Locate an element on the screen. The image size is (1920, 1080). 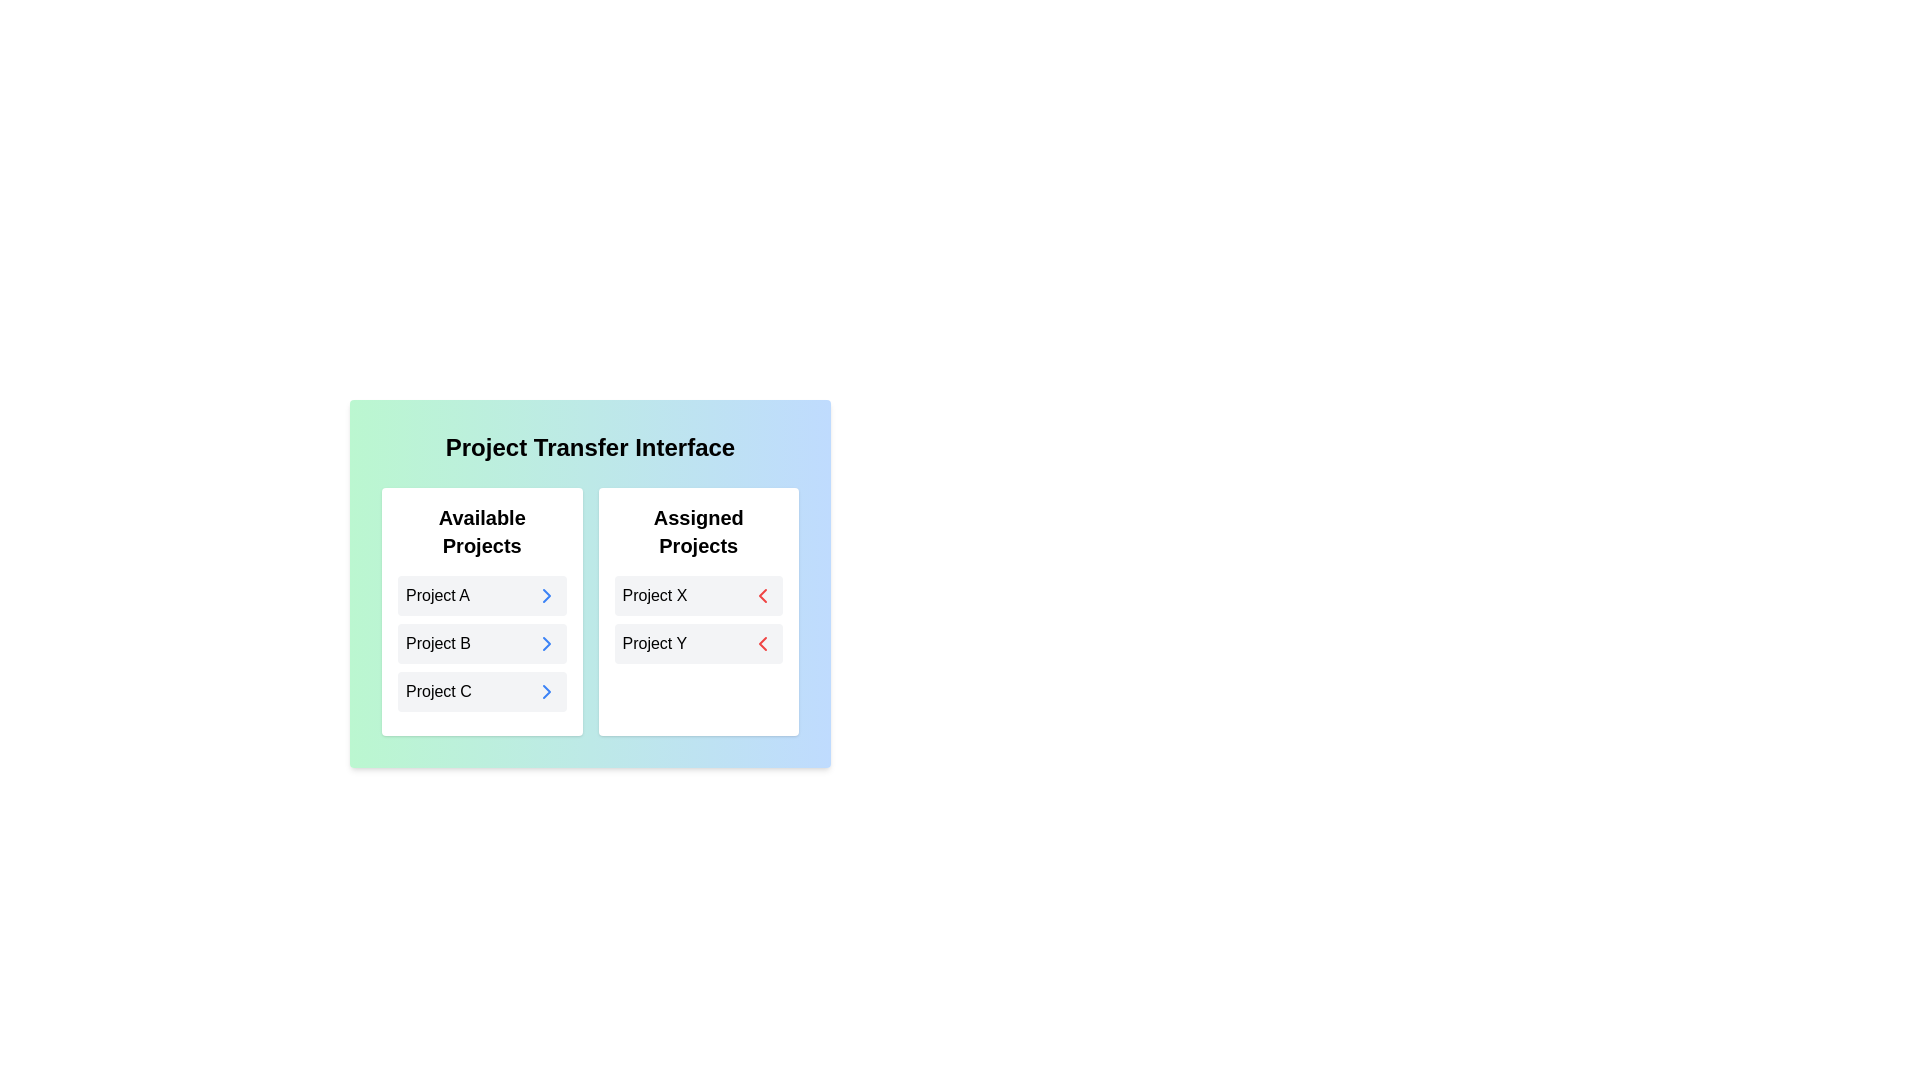
the 'Available Projects' text label, which serves as a title for the section, positioned within the white card on the left half of the interface is located at coordinates (482, 531).